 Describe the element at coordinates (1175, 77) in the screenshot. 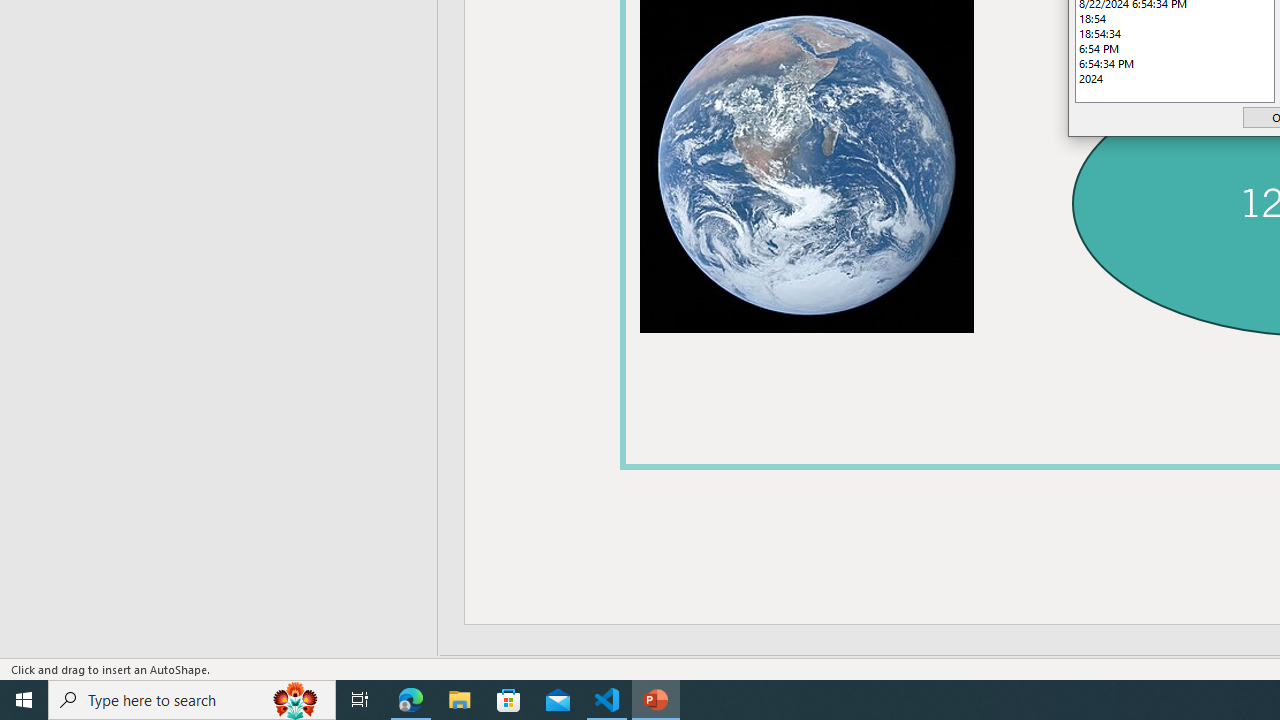

I see `'2024'` at that location.